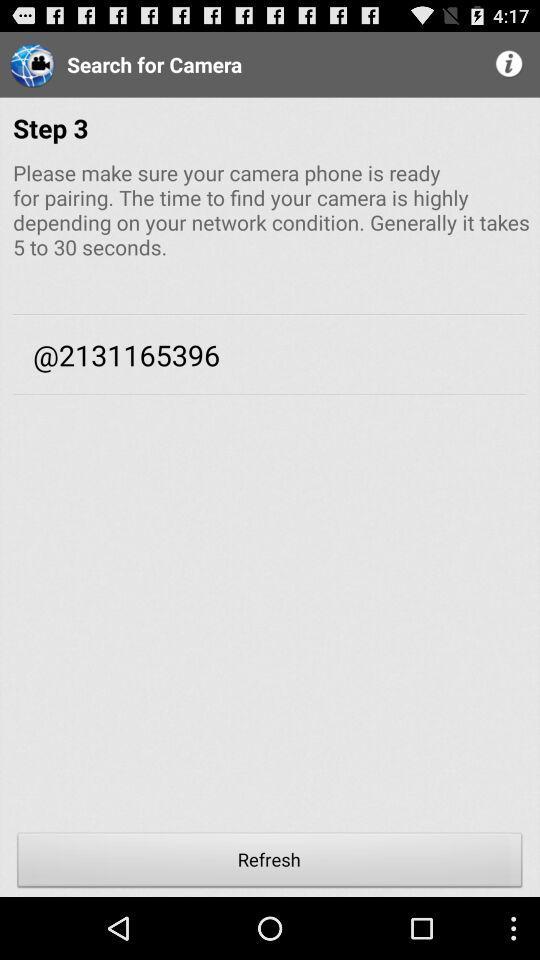  What do you see at coordinates (510, 64) in the screenshot?
I see `icon at the top right corner` at bounding box center [510, 64].